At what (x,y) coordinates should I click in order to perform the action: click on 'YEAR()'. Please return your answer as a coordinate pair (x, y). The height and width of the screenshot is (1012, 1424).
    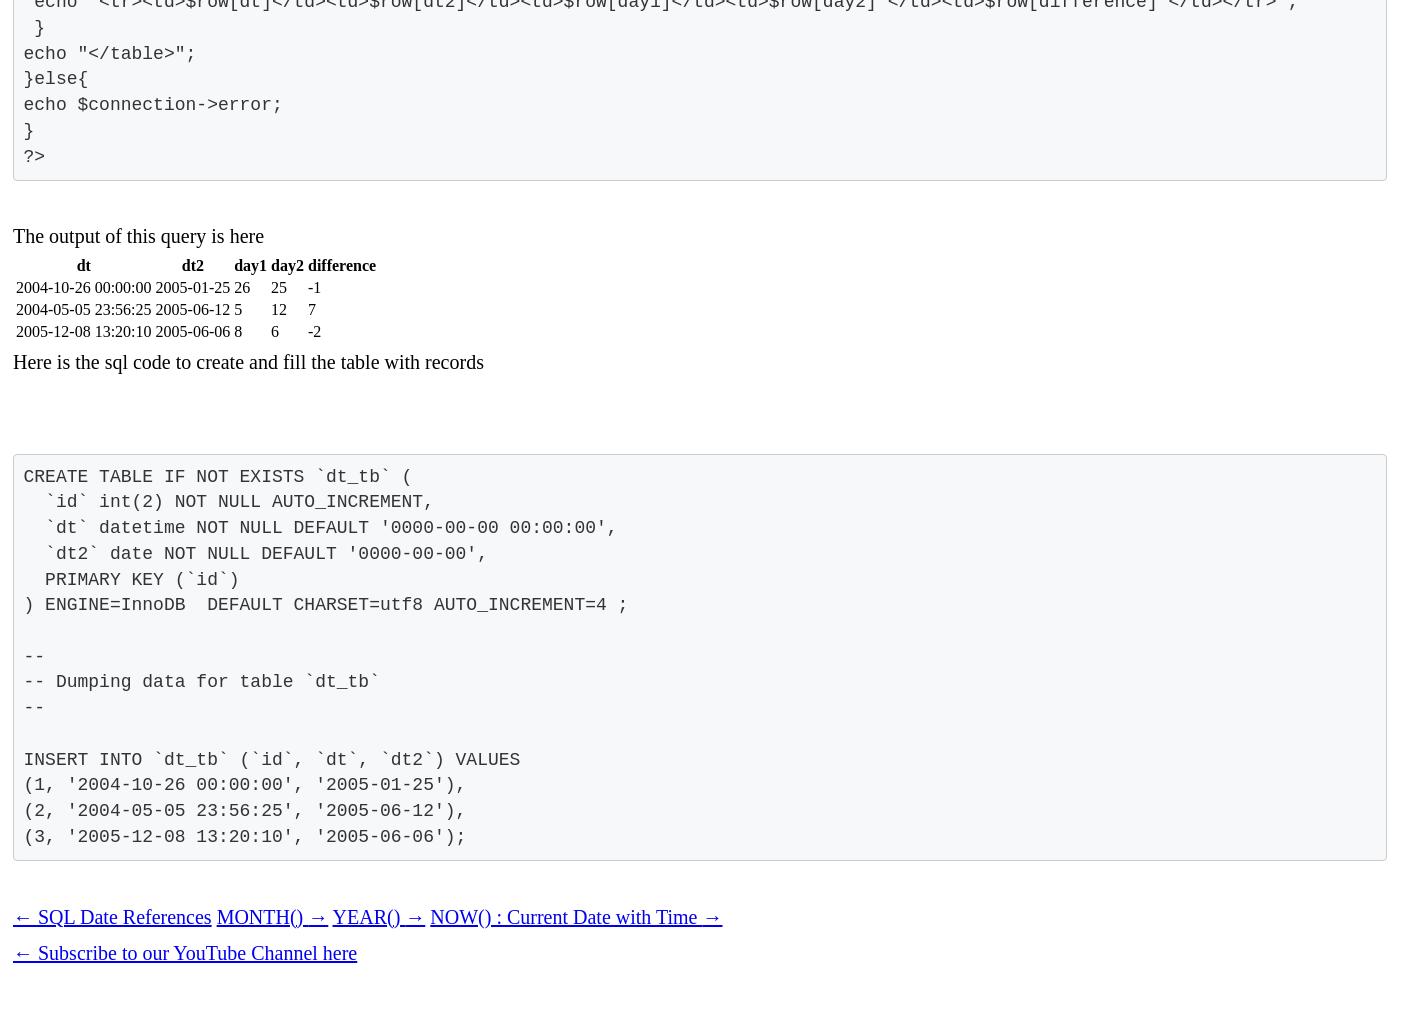
    Looking at the image, I should click on (368, 915).